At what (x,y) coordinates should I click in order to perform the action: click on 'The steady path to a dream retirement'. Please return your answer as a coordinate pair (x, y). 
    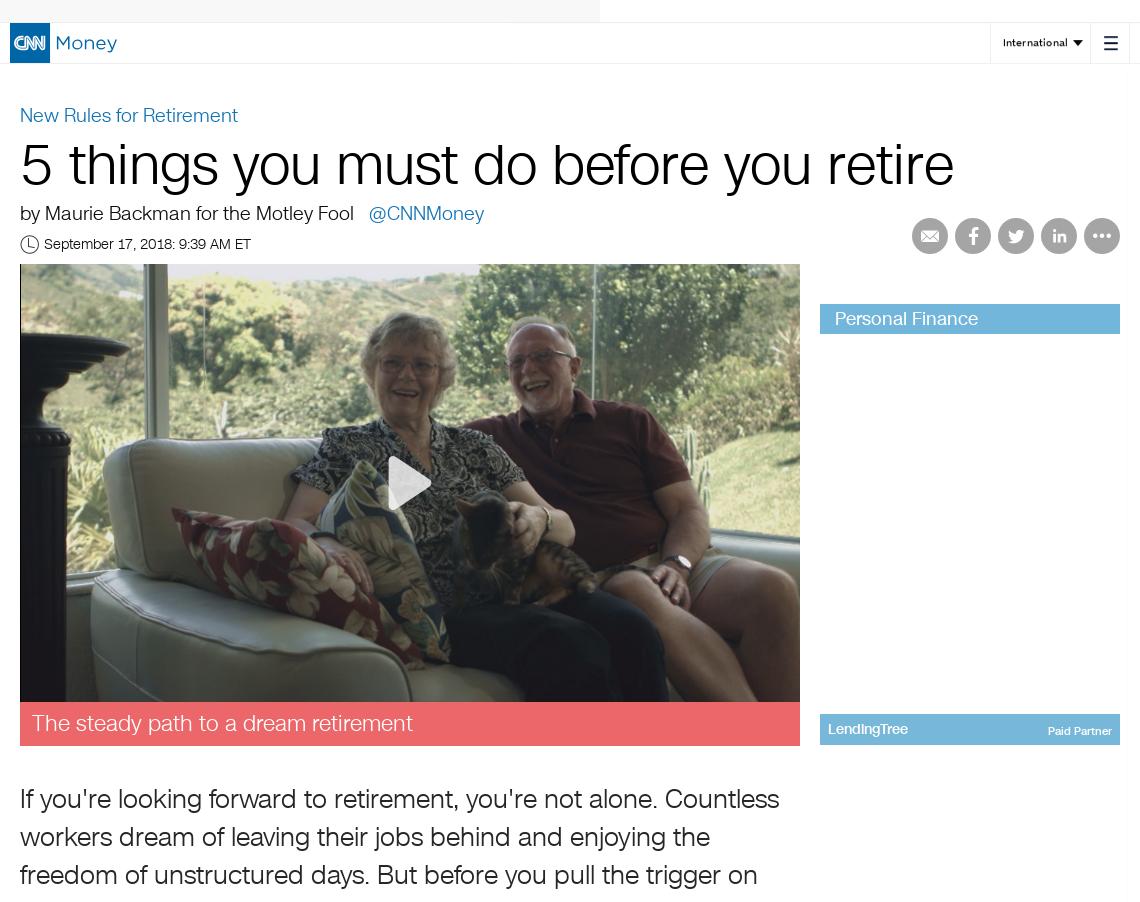
    Looking at the image, I should click on (32, 724).